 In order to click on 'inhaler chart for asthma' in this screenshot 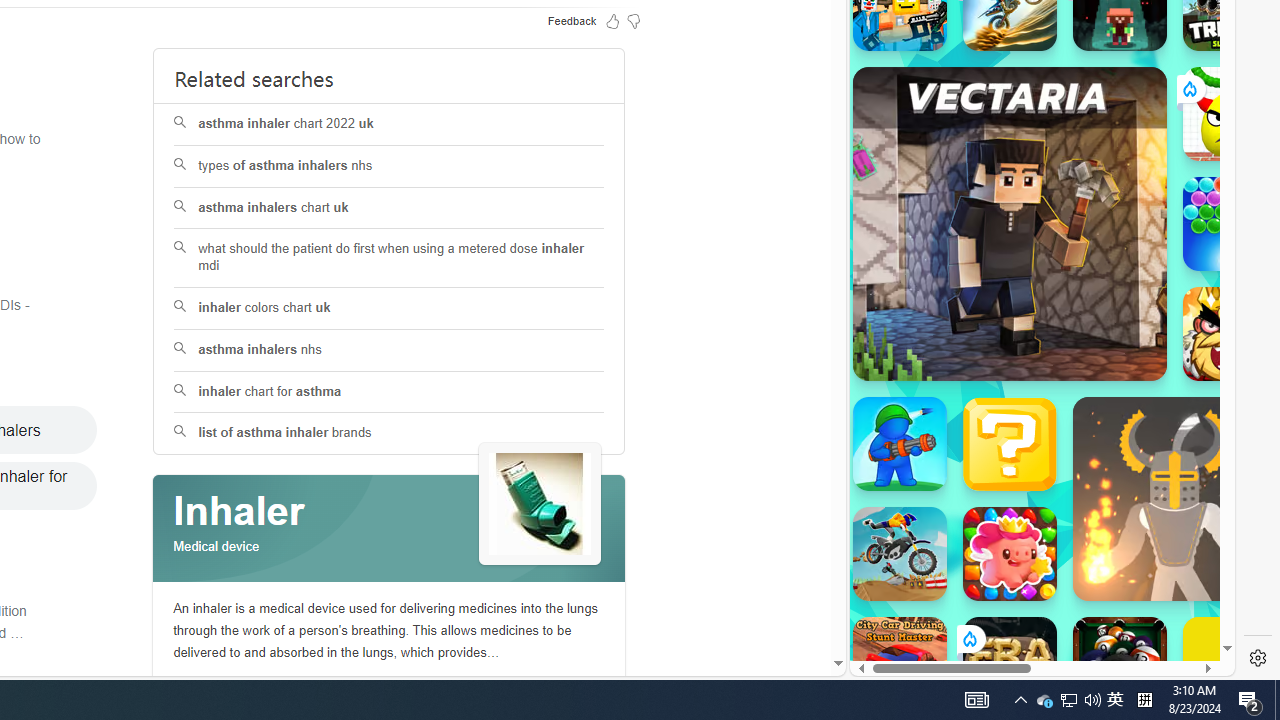, I will do `click(389, 392)`.